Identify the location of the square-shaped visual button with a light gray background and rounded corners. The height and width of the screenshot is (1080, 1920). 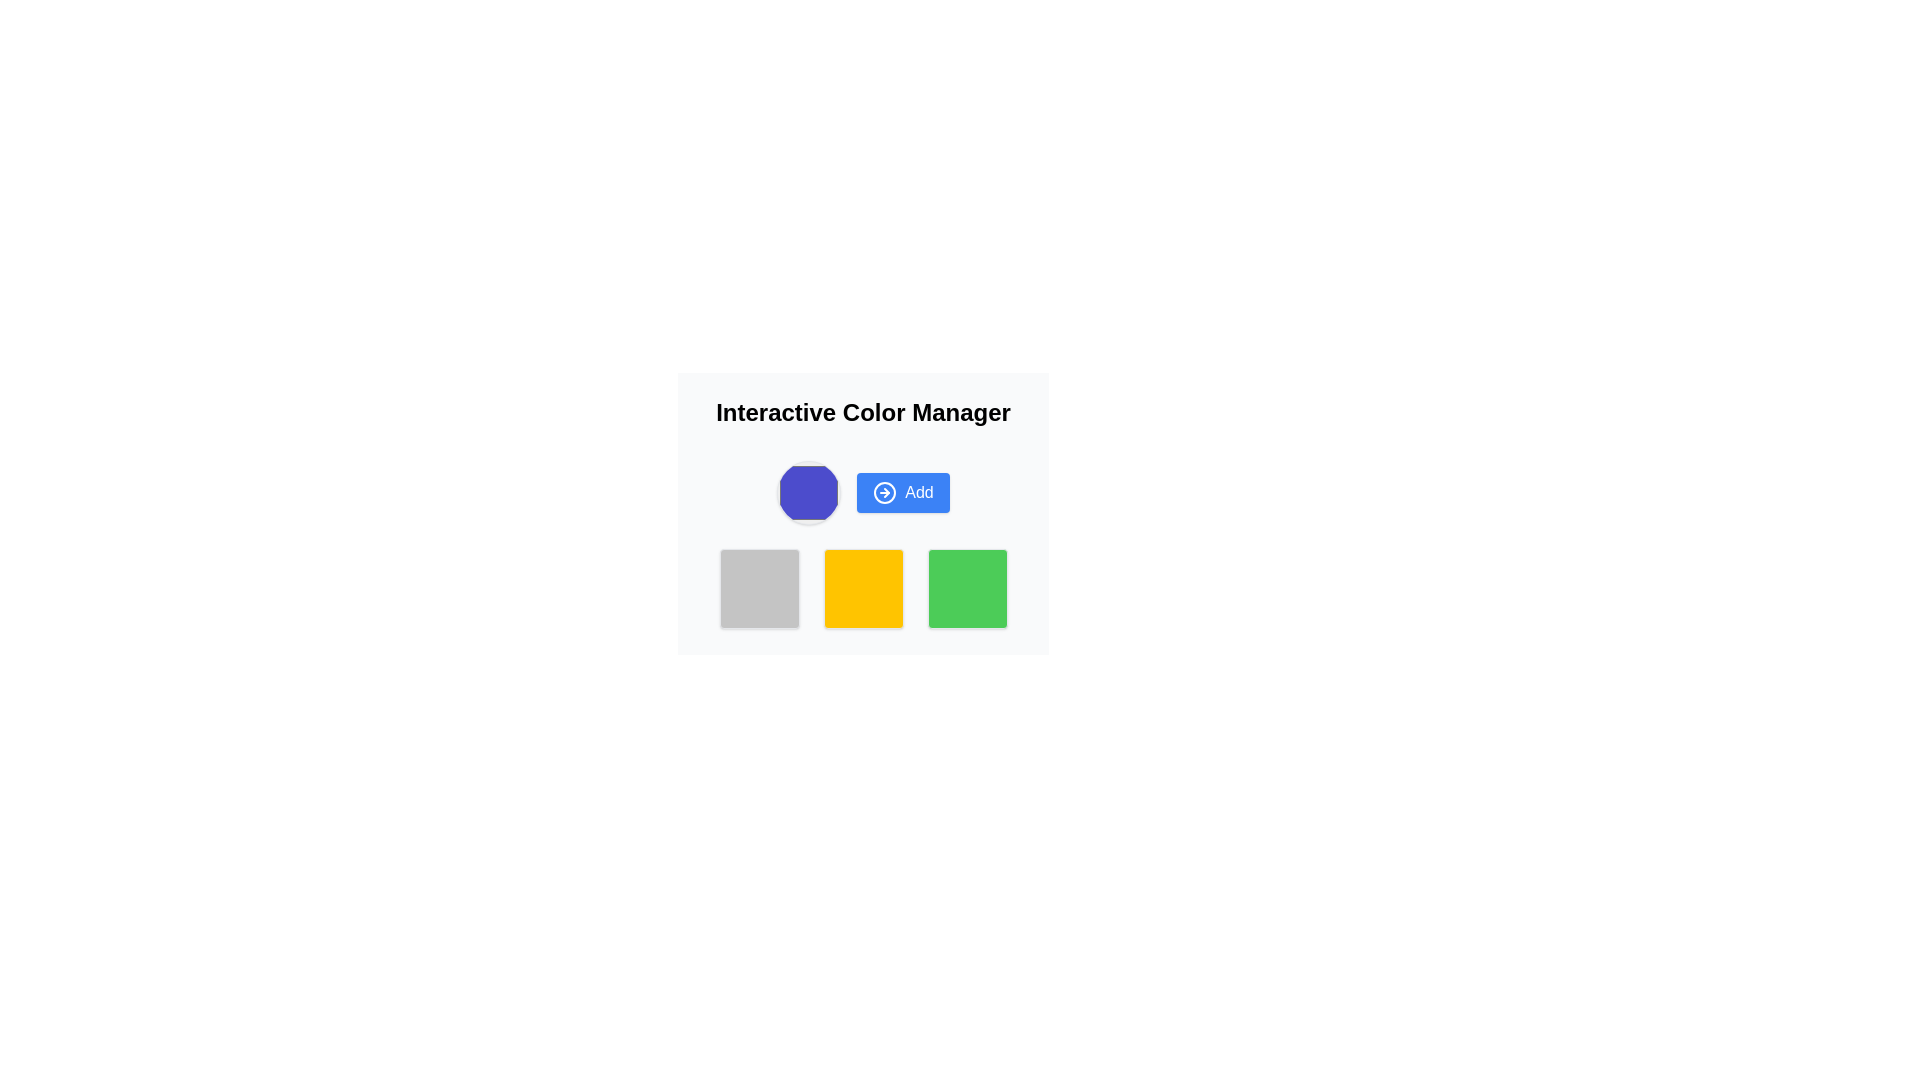
(758, 588).